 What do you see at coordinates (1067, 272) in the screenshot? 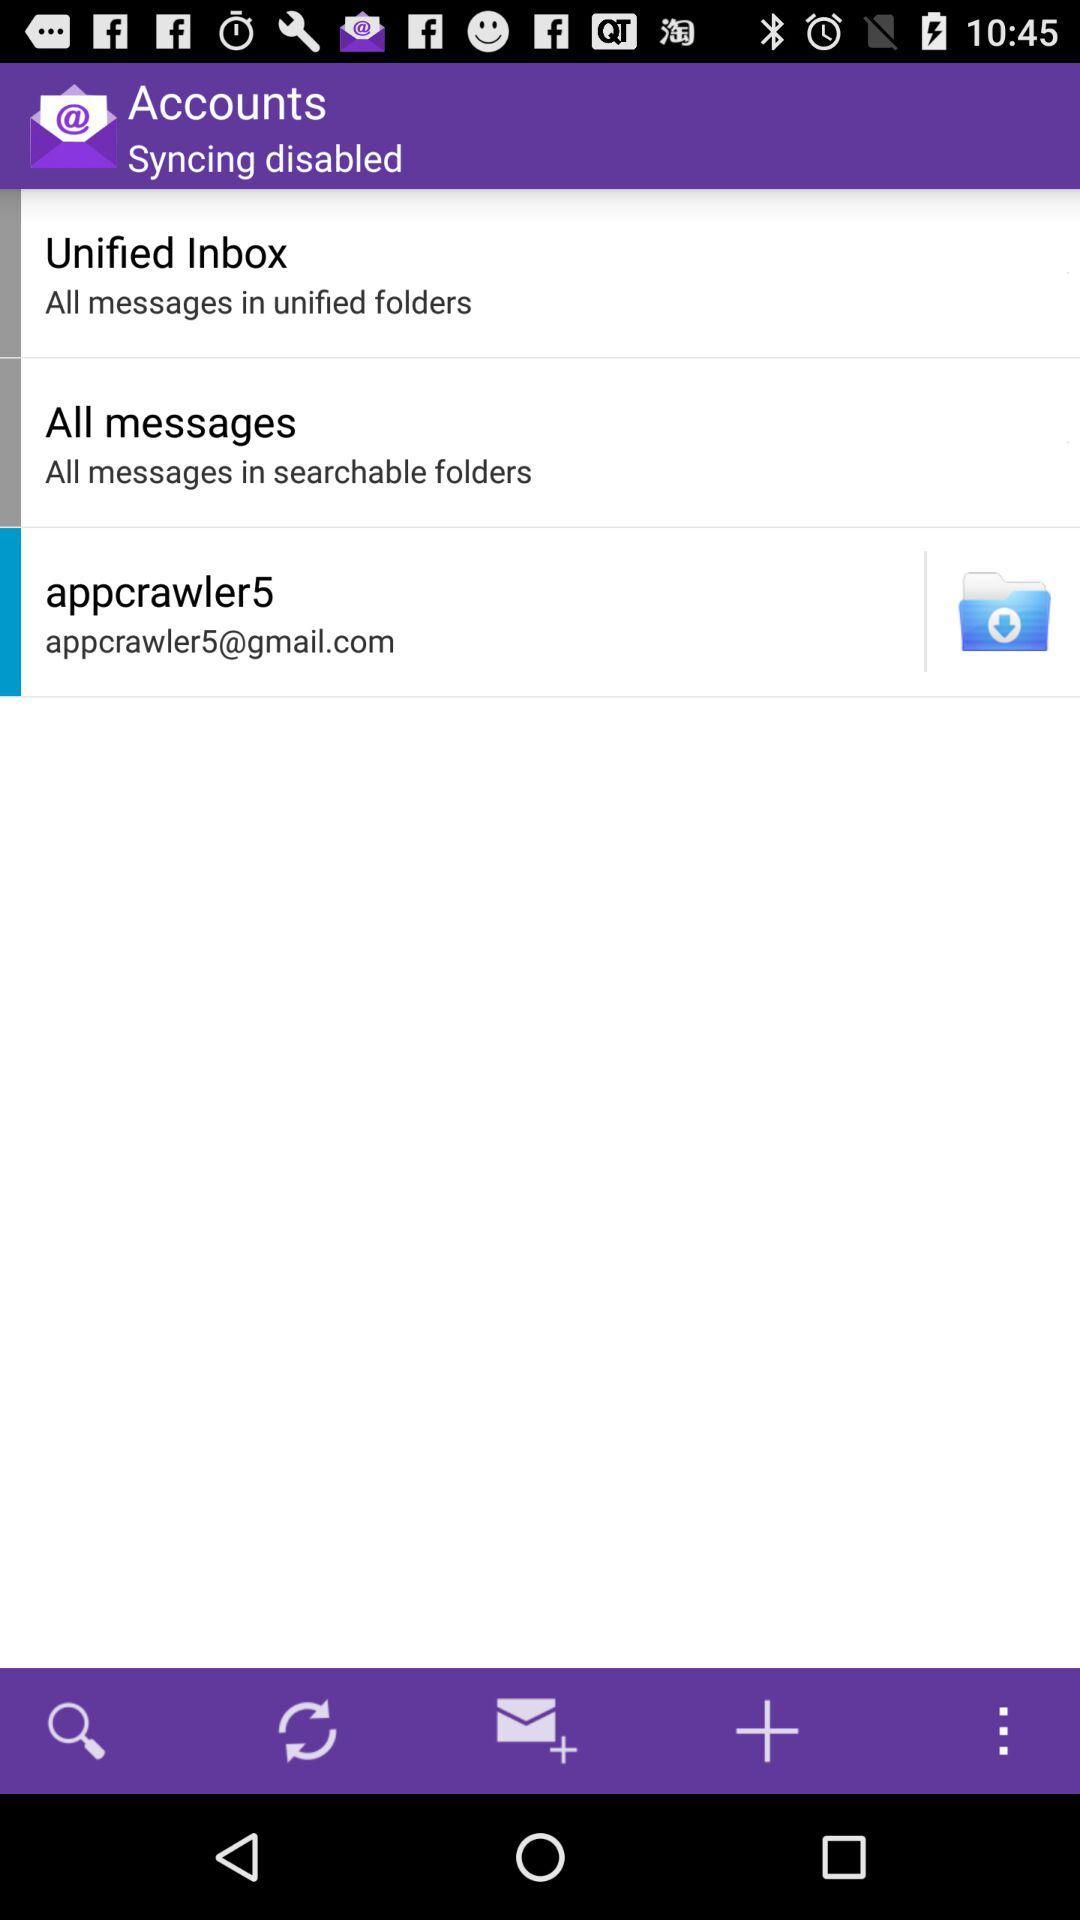
I see `the icon next to the unified inbox app` at bounding box center [1067, 272].